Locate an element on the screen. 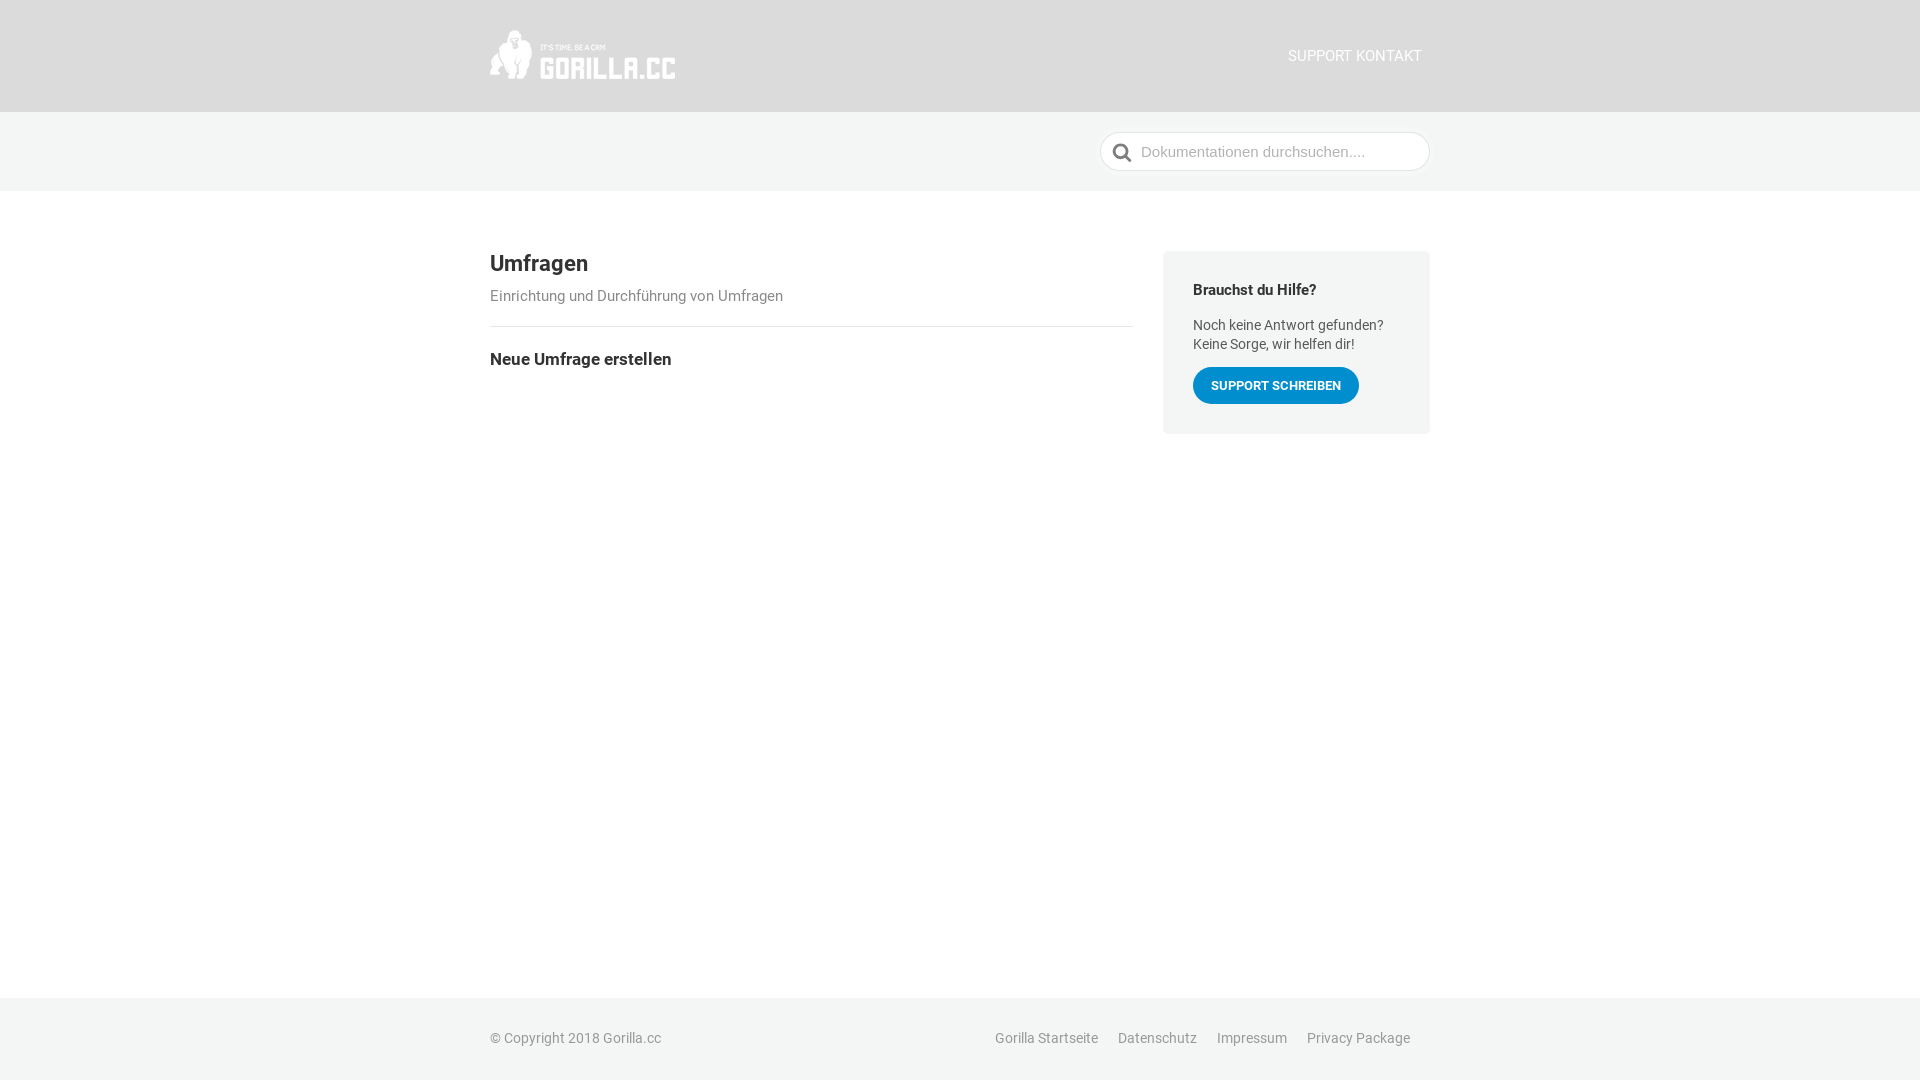 This screenshot has width=1920, height=1080. 'Privacy Package' is located at coordinates (1306, 1036).